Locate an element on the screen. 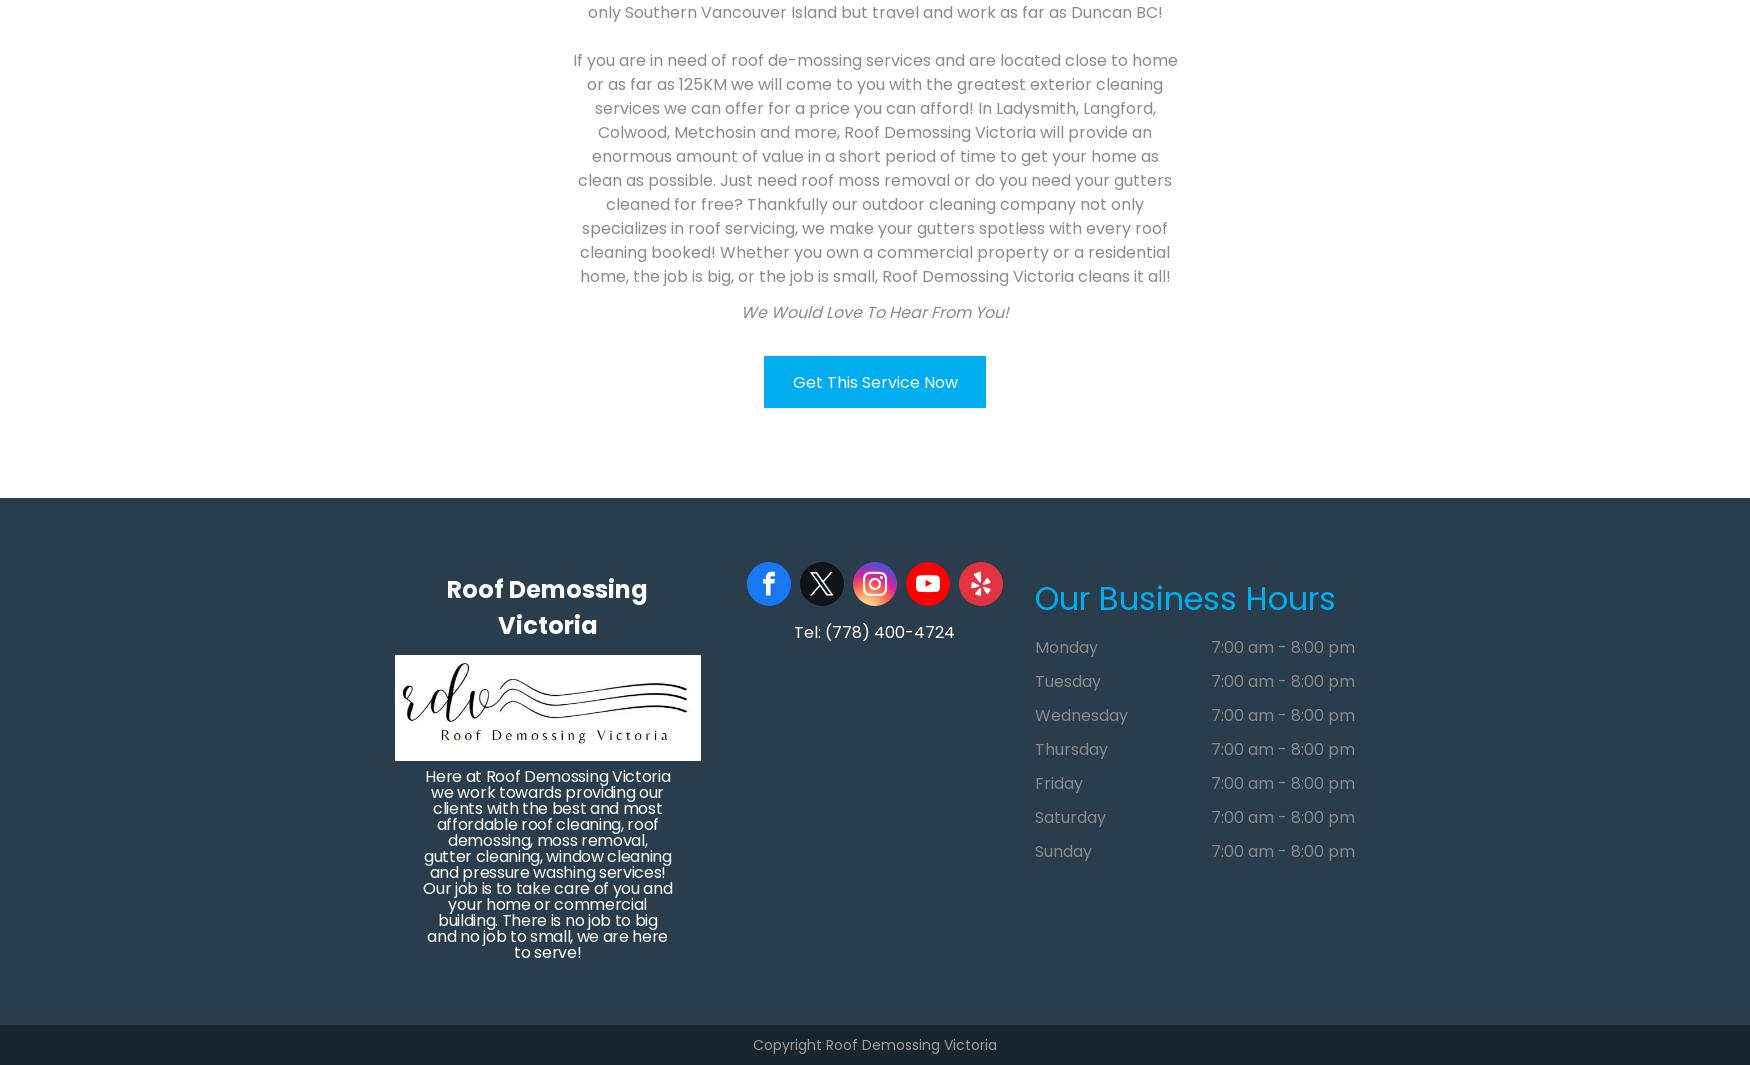  'Saturday' is located at coordinates (1069, 817).